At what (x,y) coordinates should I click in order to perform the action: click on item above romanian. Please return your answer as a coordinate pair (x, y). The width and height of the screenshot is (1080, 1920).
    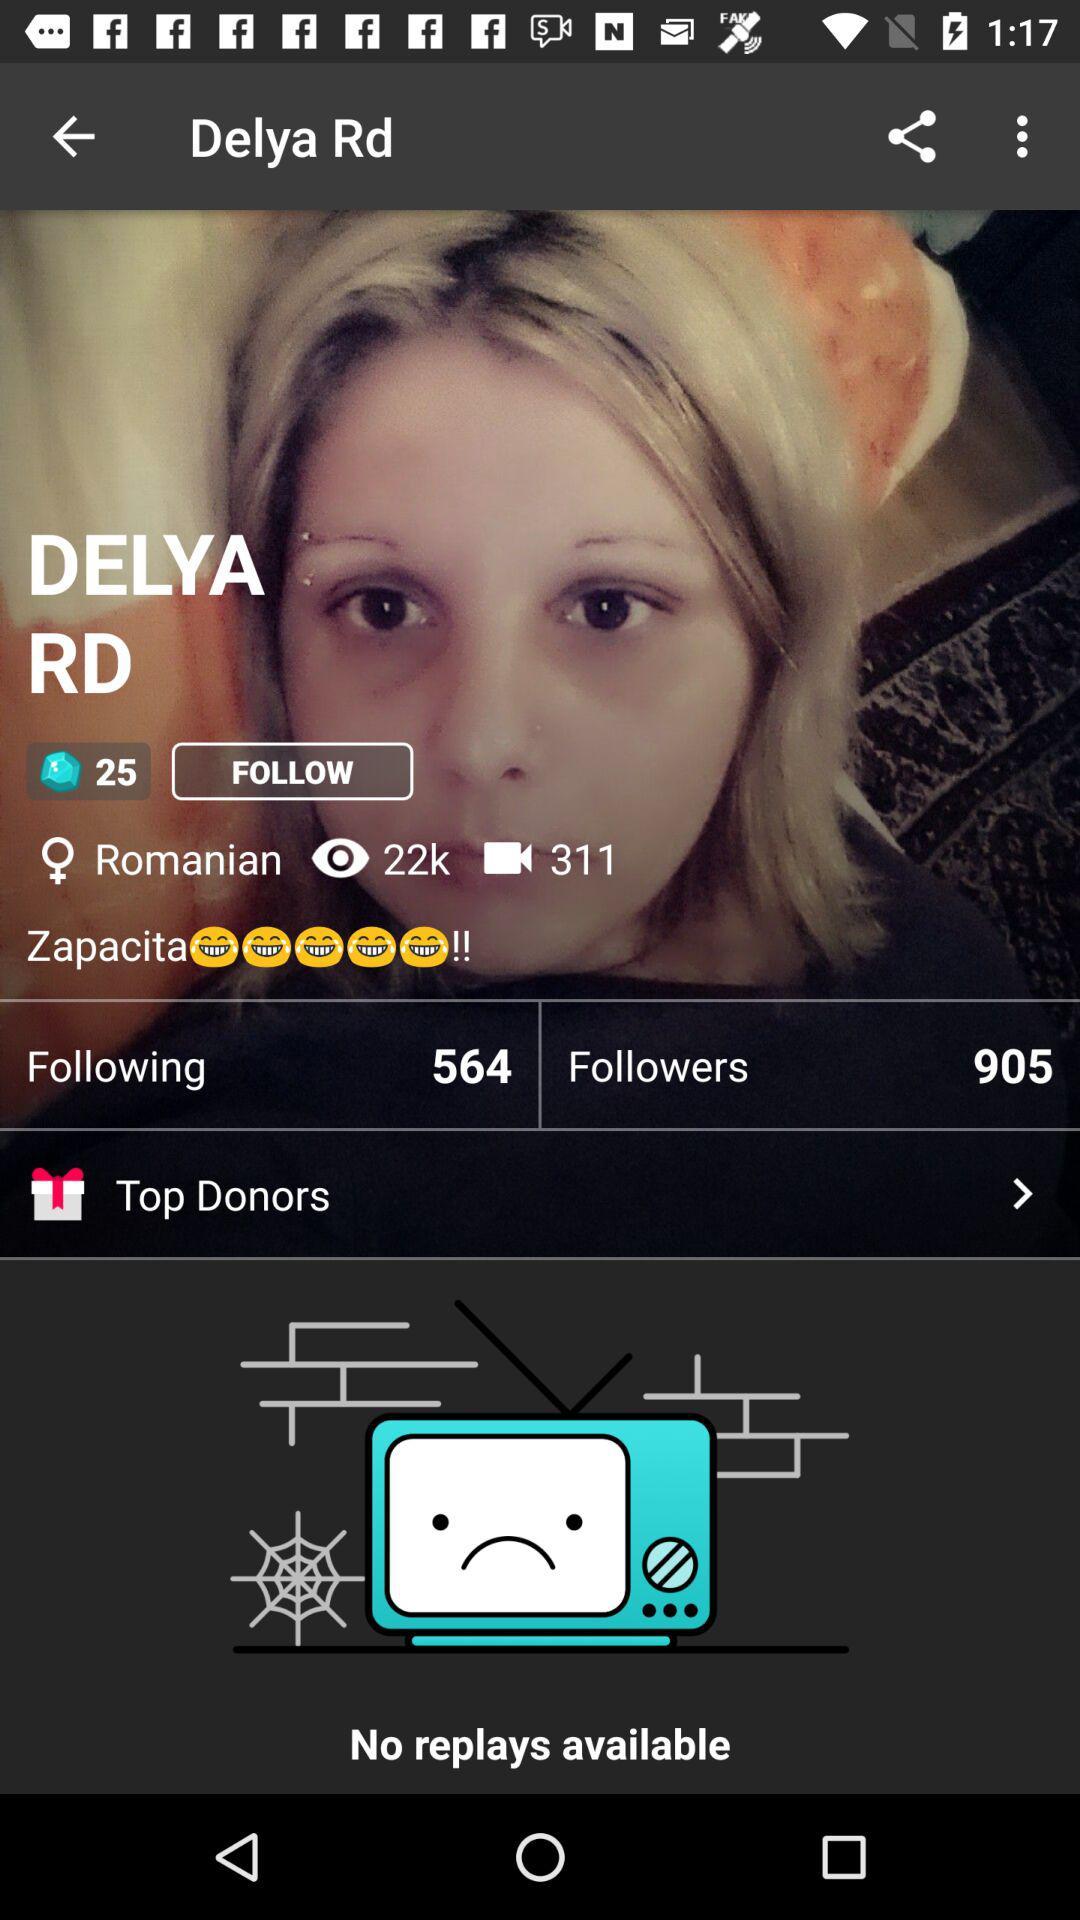
    Looking at the image, I should click on (292, 770).